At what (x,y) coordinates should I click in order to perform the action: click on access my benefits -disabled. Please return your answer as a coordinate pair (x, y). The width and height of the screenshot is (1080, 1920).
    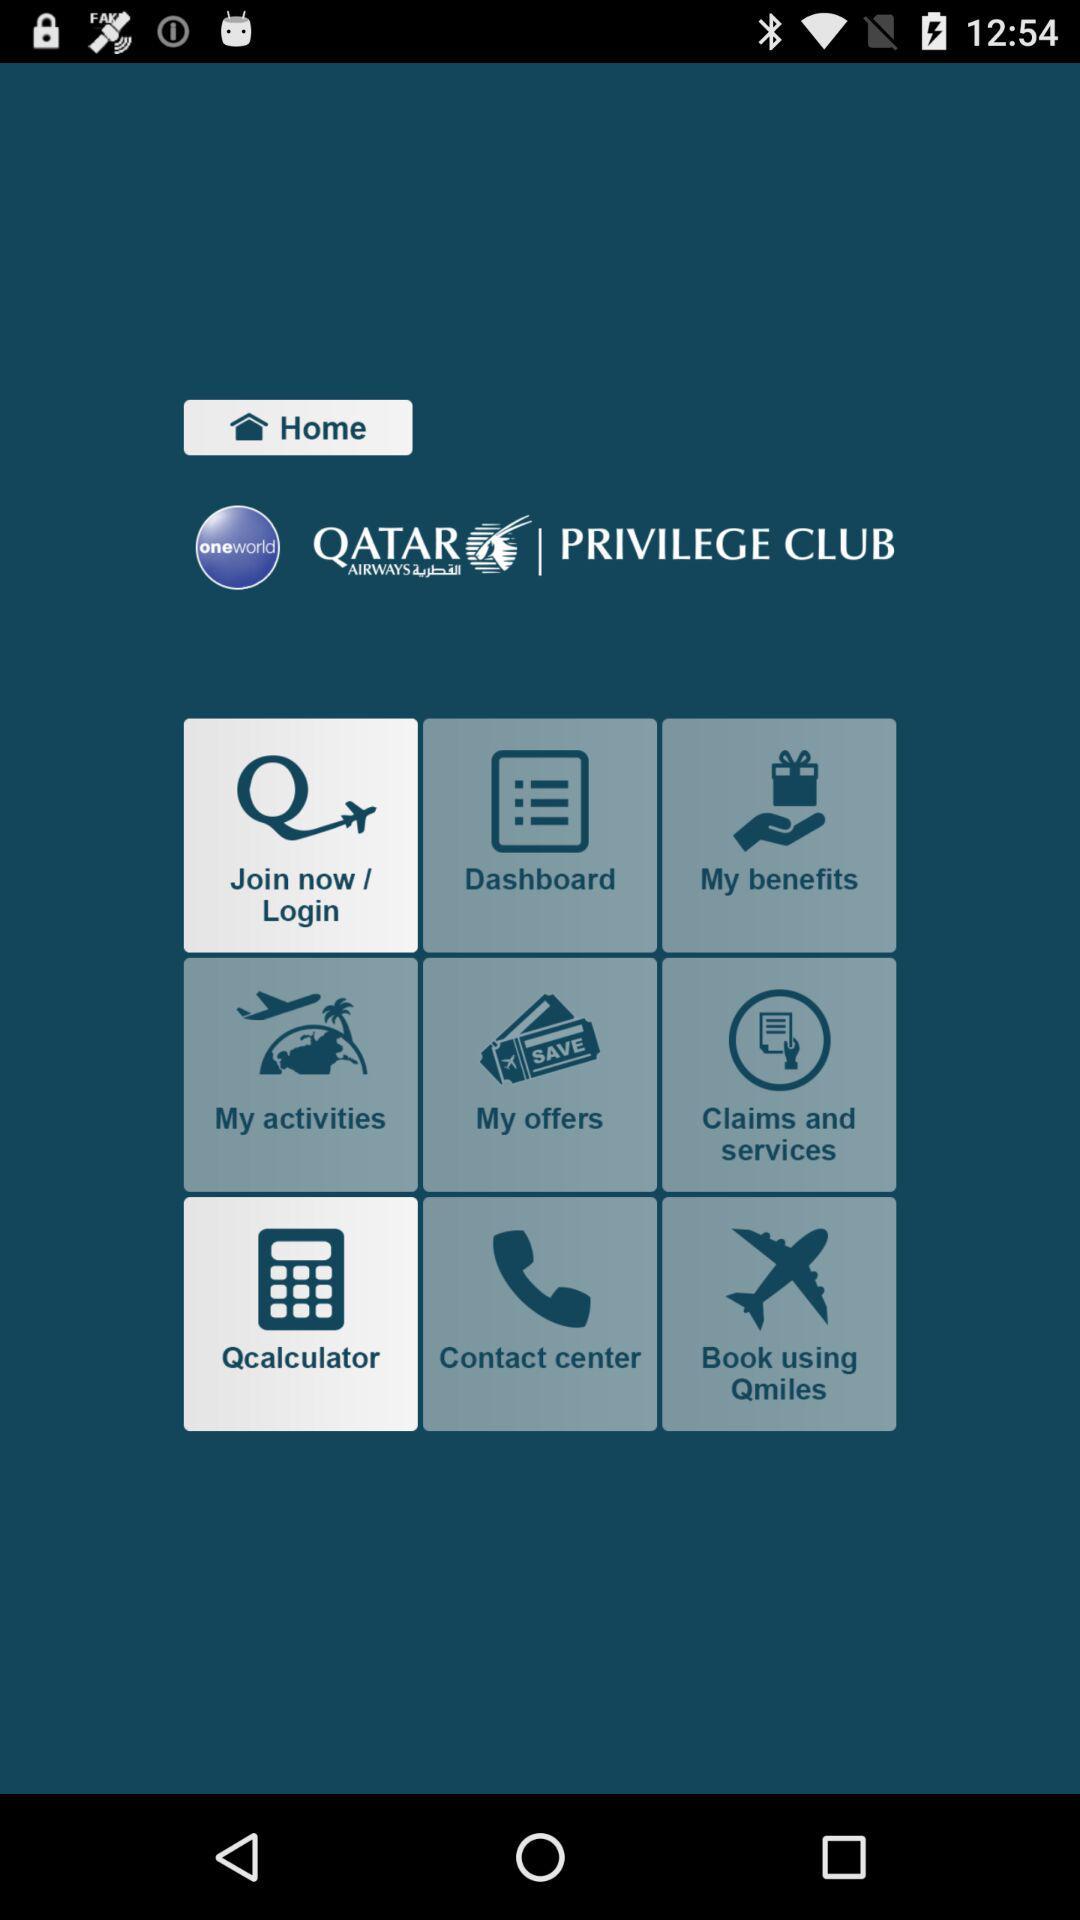
    Looking at the image, I should click on (778, 835).